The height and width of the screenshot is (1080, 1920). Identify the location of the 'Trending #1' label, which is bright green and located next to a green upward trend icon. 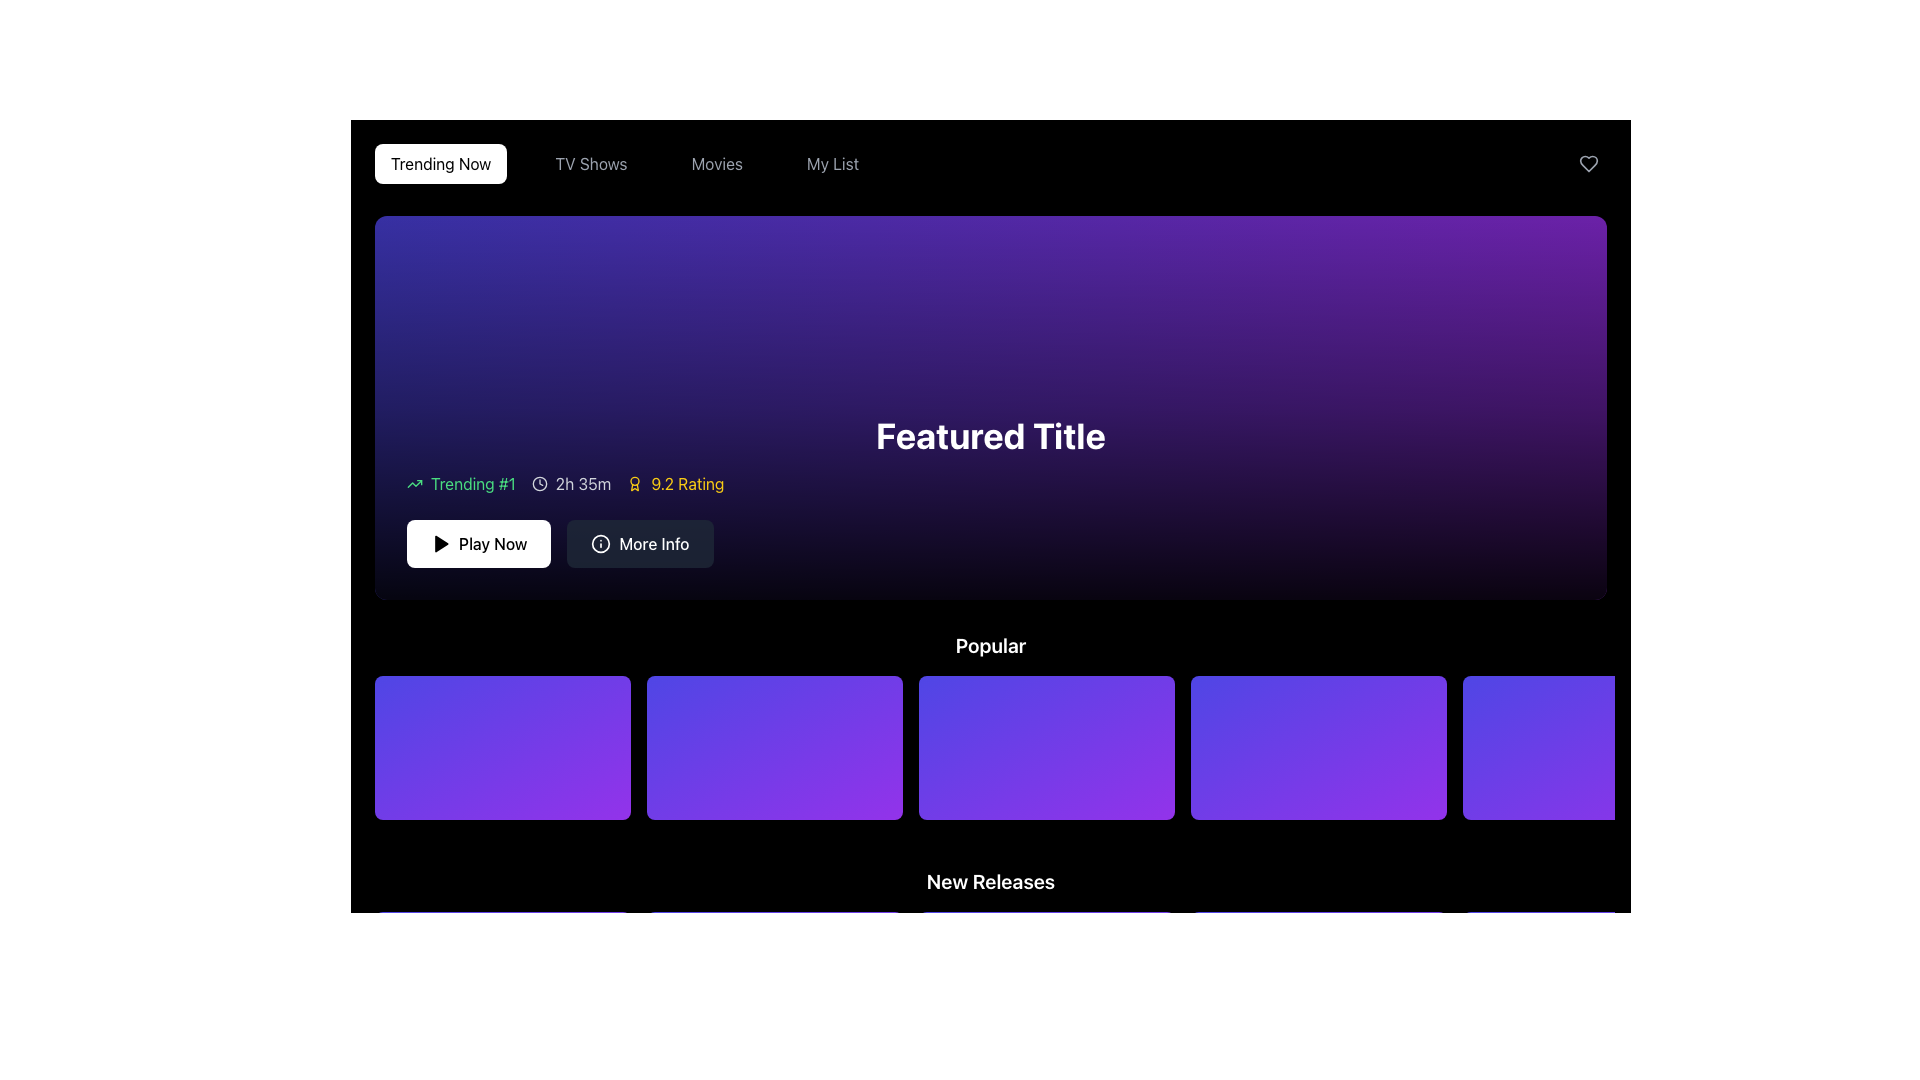
(472, 483).